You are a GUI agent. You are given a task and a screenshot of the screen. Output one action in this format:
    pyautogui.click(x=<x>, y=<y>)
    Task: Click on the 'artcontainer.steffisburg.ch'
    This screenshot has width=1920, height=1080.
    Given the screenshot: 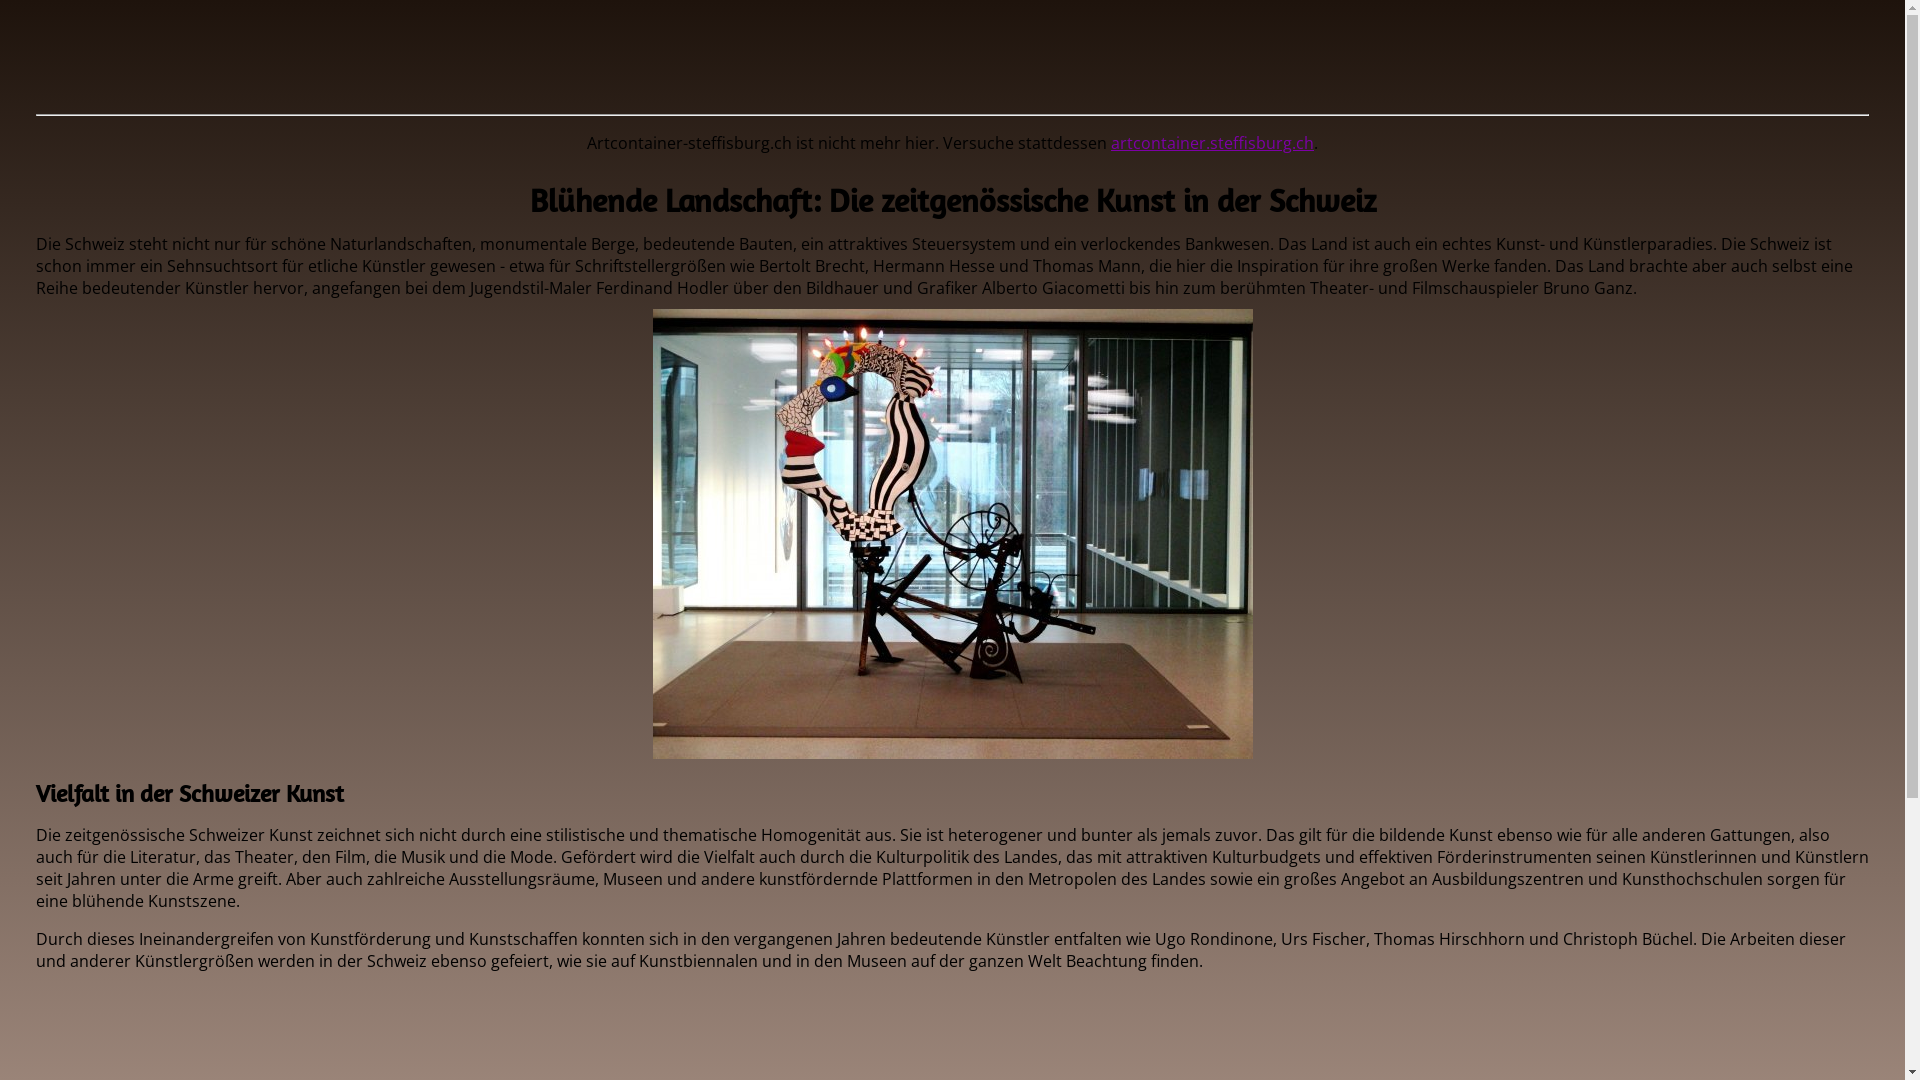 What is the action you would take?
    pyautogui.click(x=1211, y=141)
    